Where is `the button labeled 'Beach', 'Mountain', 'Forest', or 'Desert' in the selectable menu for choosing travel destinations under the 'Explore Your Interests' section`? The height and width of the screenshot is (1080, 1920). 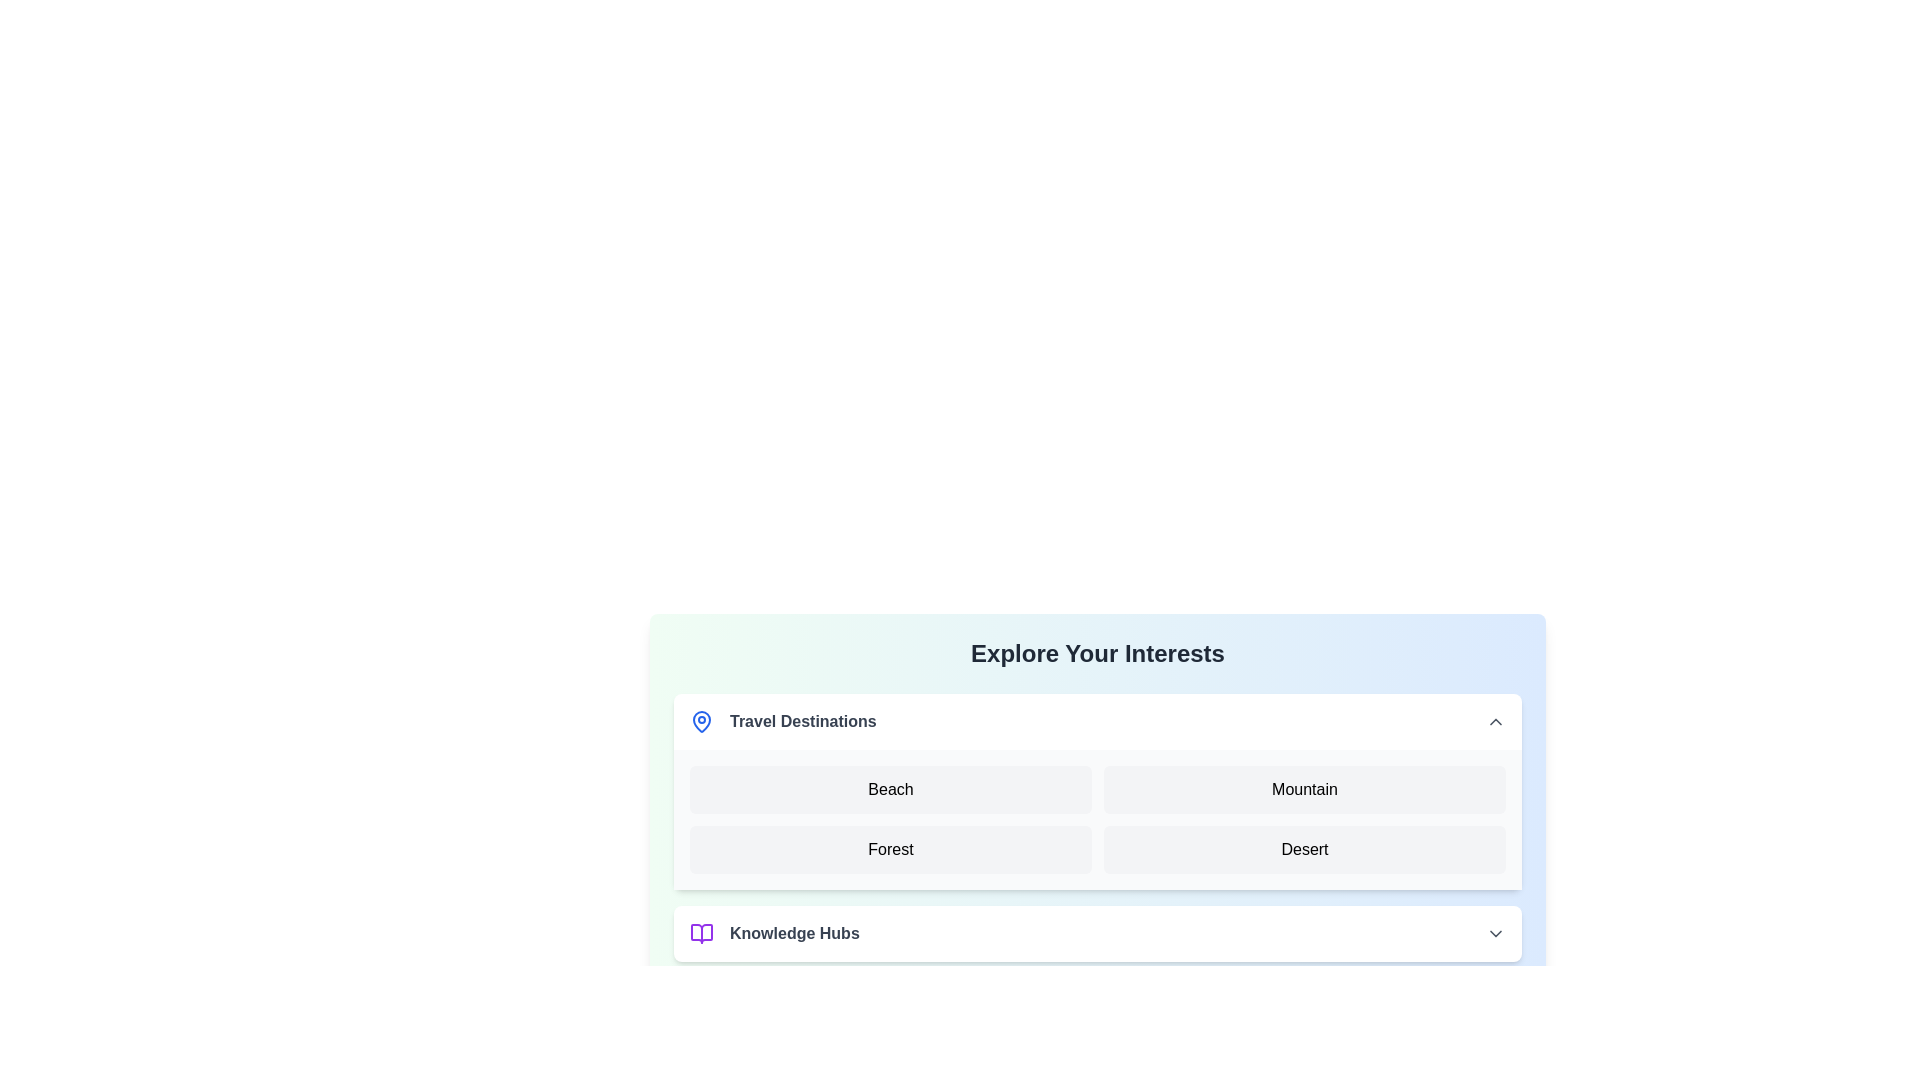 the button labeled 'Beach', 'Mountain', 'Forest', or 'Desert' in the selectable menu for choosing travel destinations under the 'Explore Your Interests' section is located at coordinates (1097, 790).